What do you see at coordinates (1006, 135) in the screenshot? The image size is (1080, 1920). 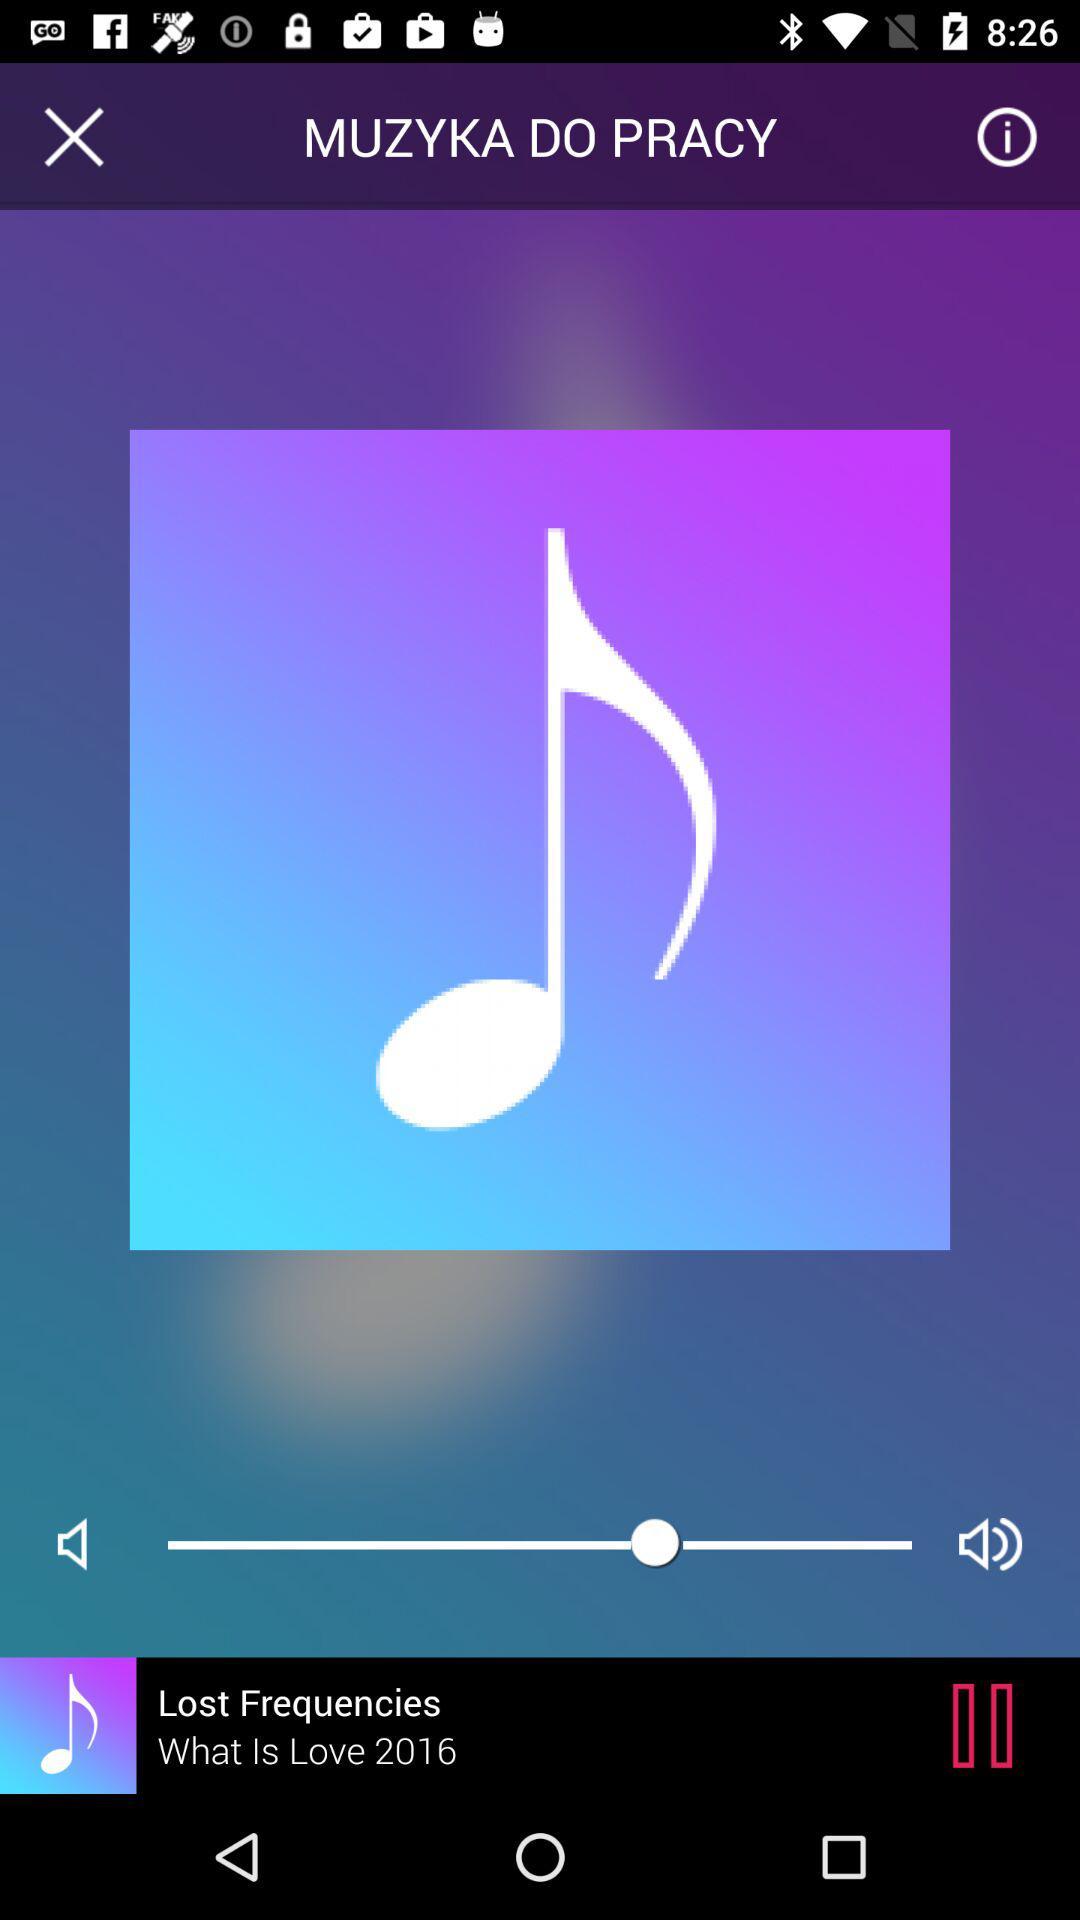 I see `item at the top right corner` at bounding box center [1006, 135].